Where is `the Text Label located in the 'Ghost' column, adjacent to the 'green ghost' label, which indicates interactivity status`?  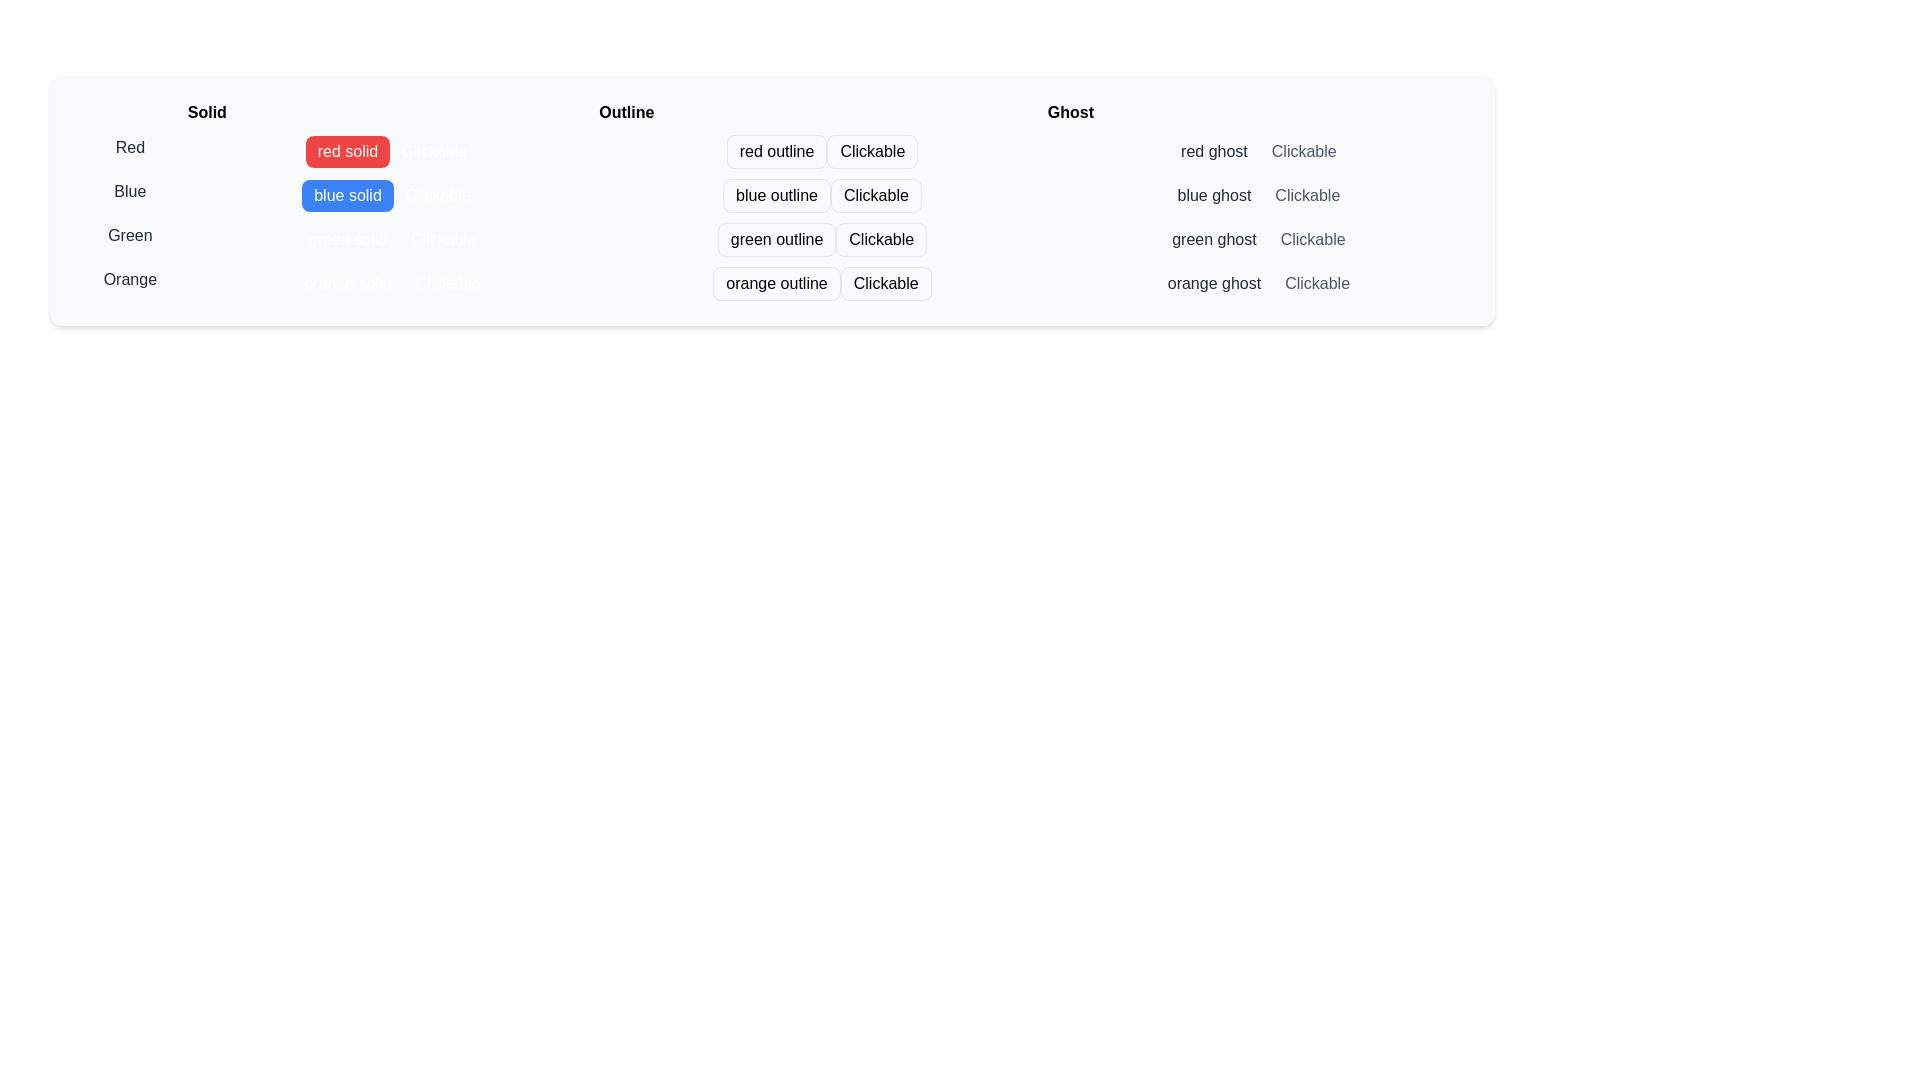
the Text Label located in the 'Ghost' column, adjacent to the 'green ghost' label, which indicates interactivity status is located at coordinates (1313, 238).